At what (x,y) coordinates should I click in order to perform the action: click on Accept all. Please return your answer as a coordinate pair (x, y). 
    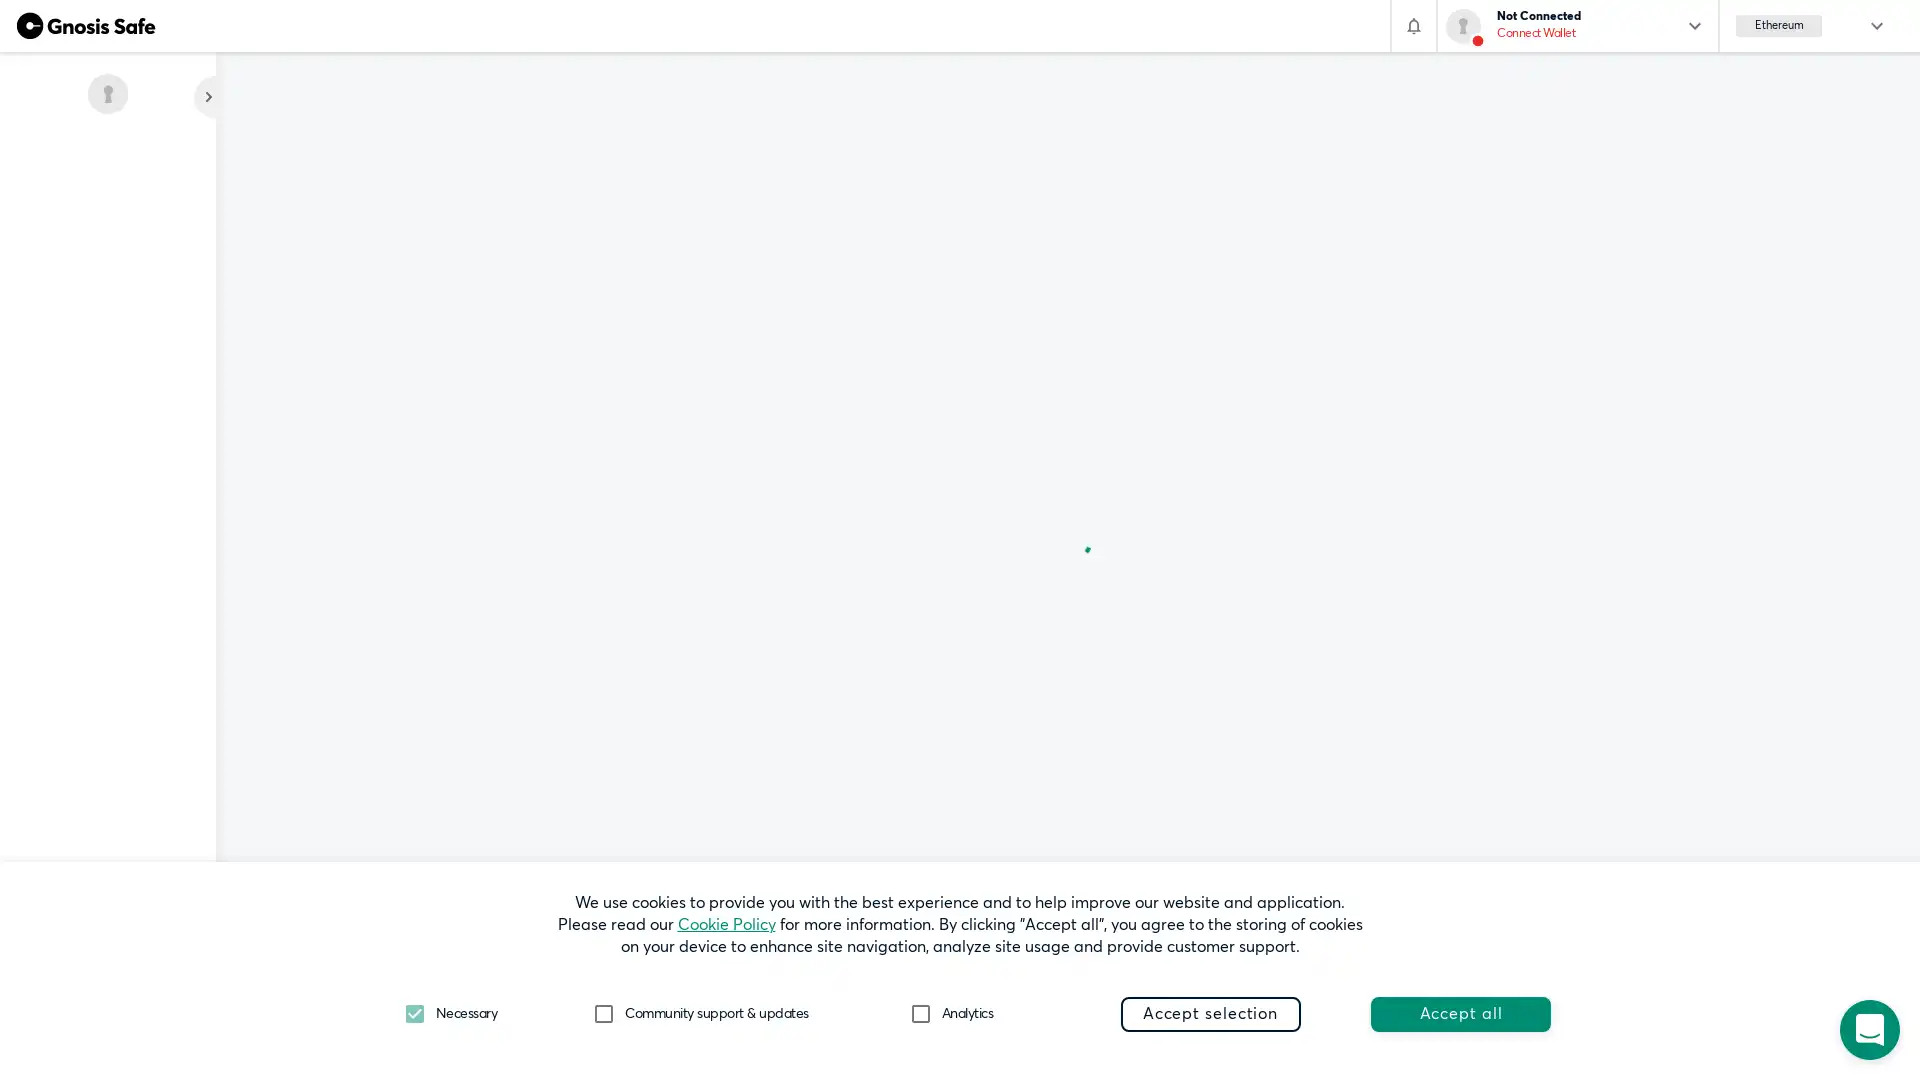
    Looking at the image, I should click on (1460, 1013).